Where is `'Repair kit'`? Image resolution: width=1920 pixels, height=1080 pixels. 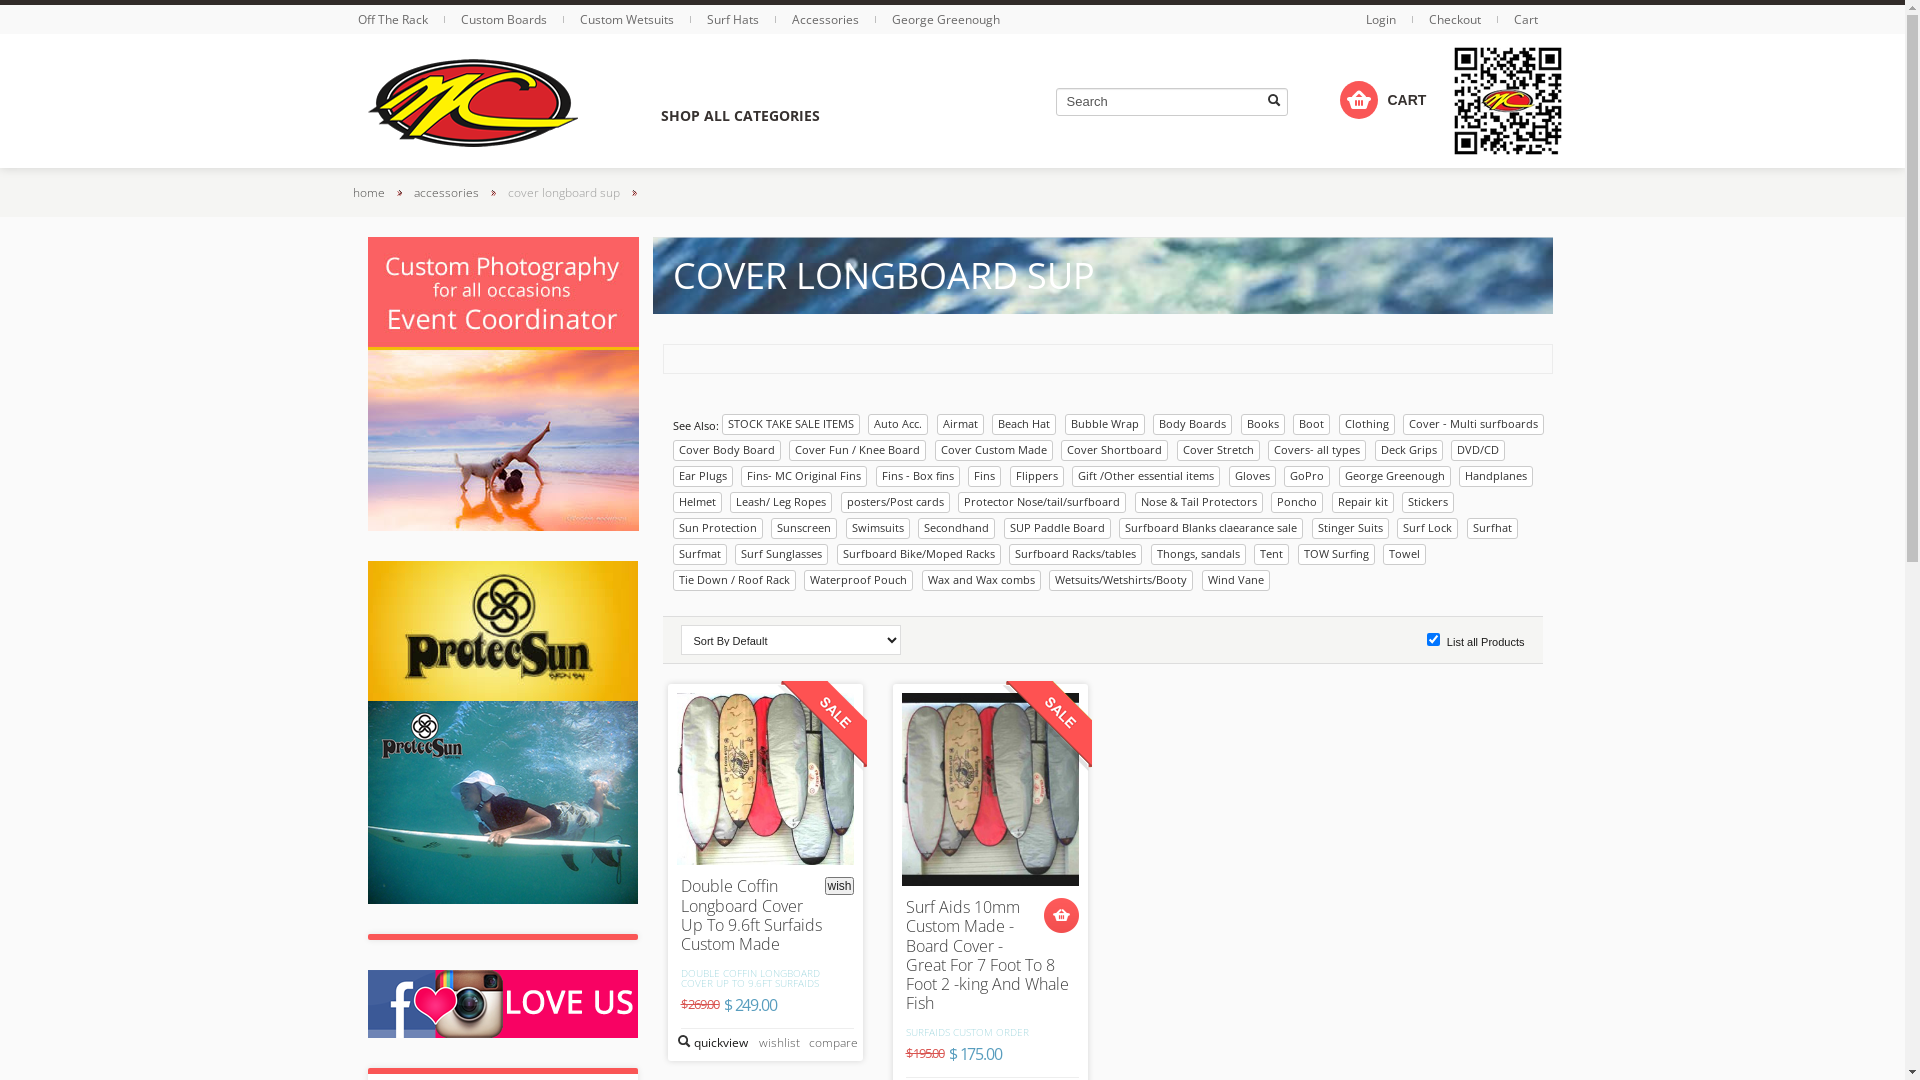
'Repair kit' is located at coordinates (1362, 501).